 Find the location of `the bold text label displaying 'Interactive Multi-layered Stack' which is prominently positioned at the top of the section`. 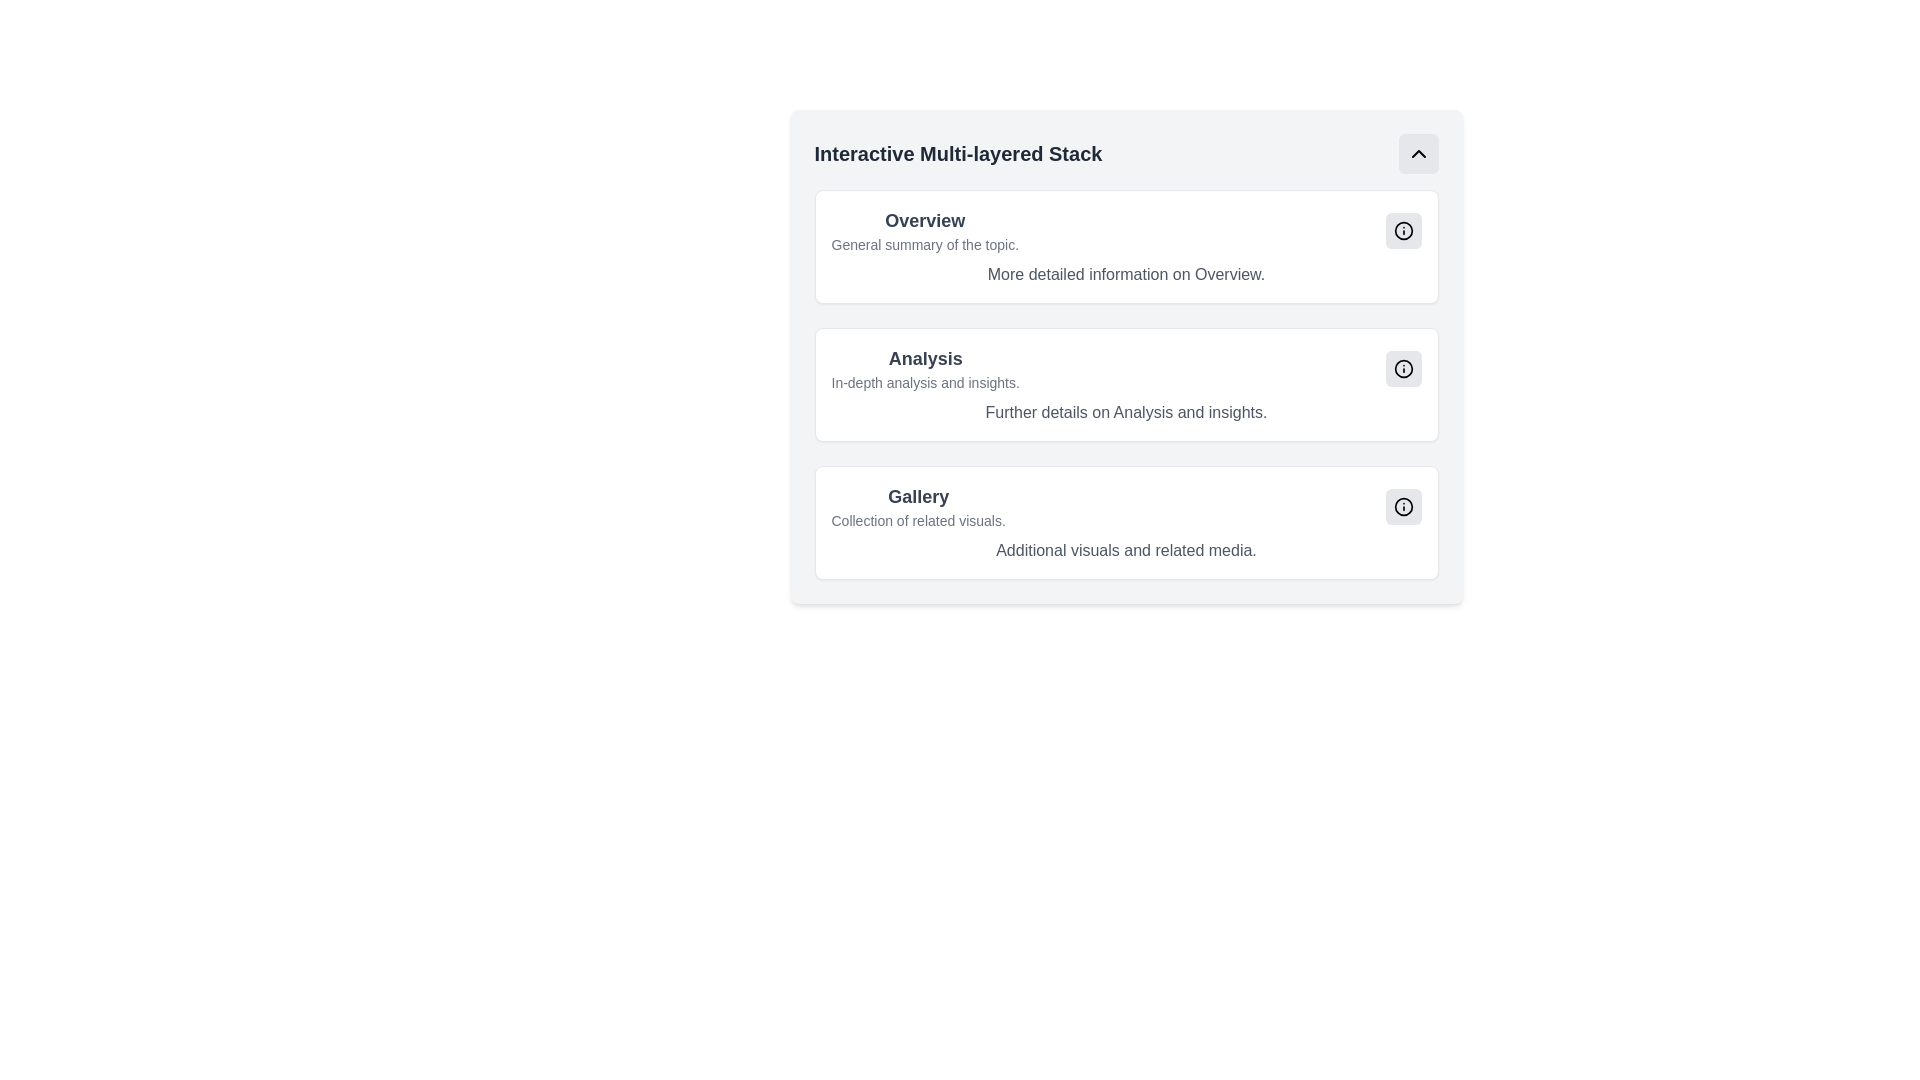

the bold text label displaying 'Interactive Multi-layered Stack' which is prominently positioned at the top of the section is located at coordinates (957, 153).